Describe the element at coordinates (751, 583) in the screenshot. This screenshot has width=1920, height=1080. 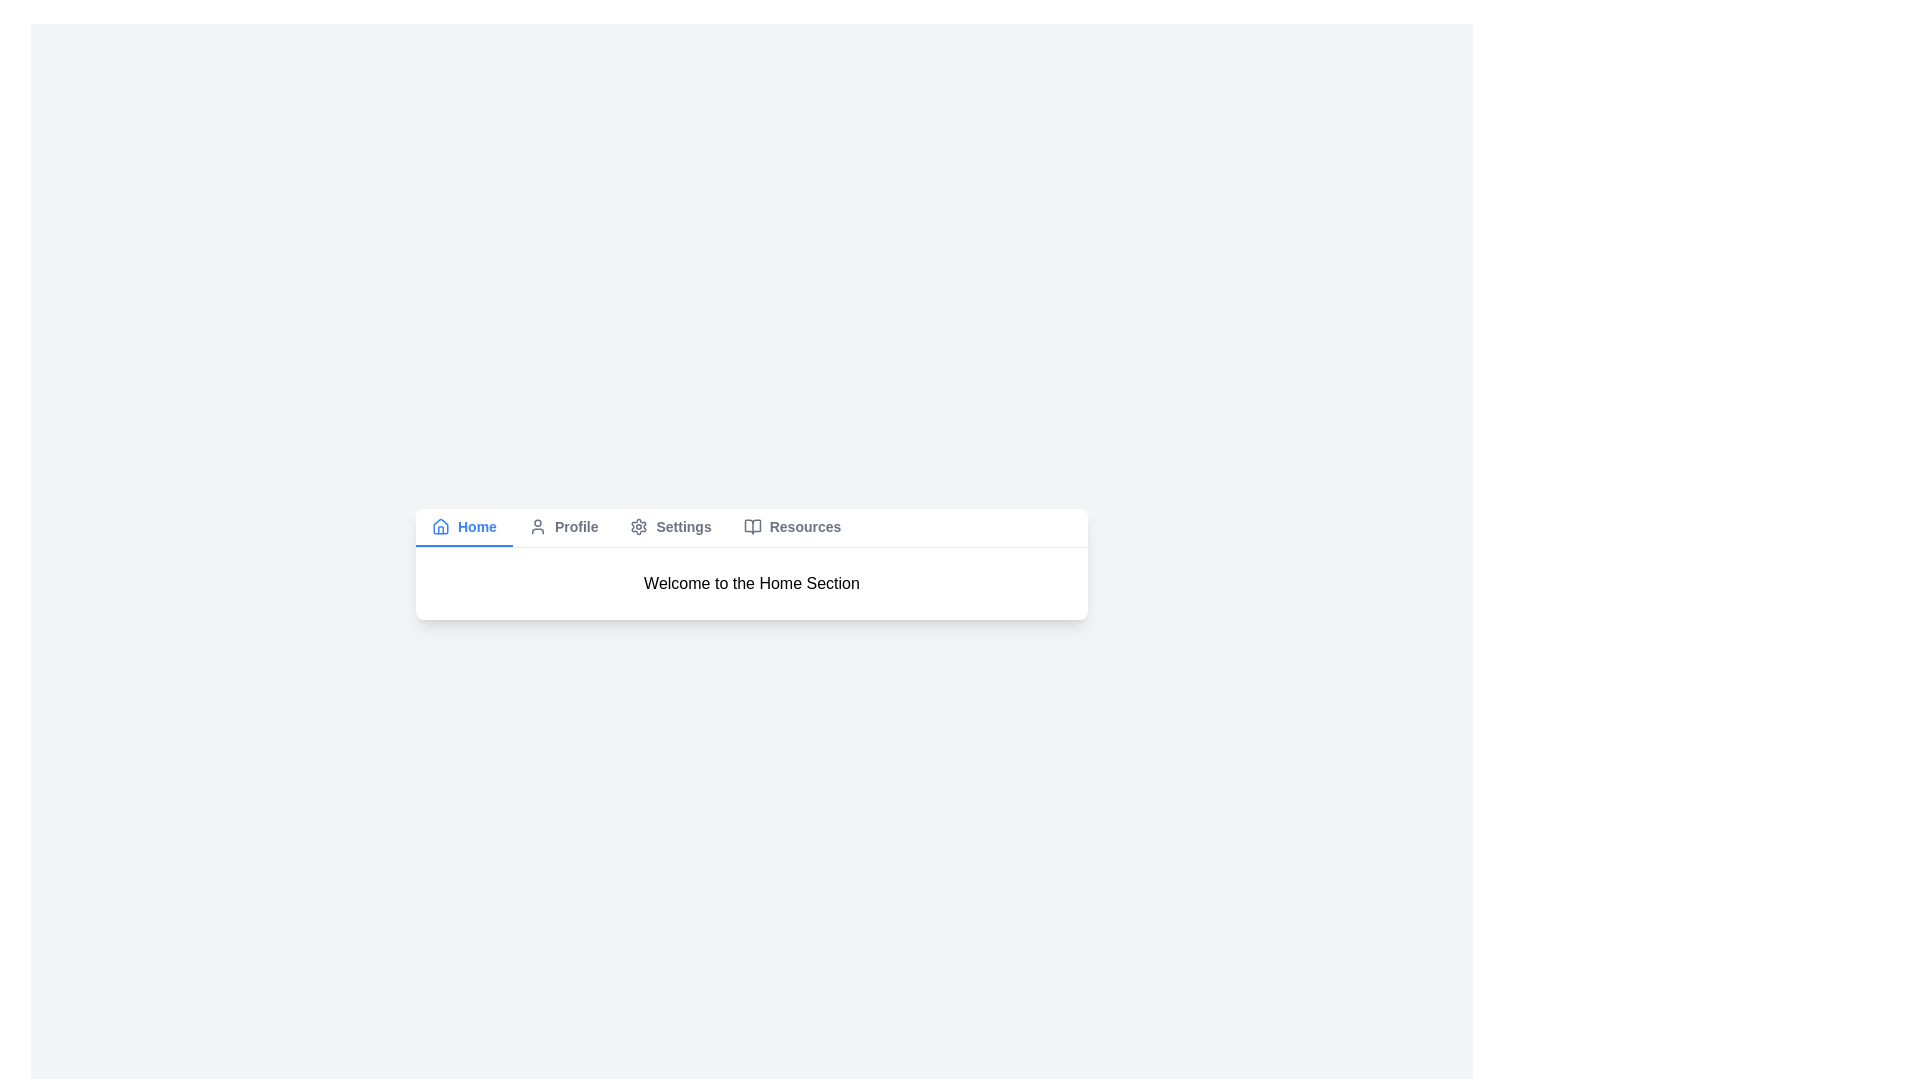
I see `welcome message text label located centrally in the Home Section, positioned below the navigation bar` at that location.